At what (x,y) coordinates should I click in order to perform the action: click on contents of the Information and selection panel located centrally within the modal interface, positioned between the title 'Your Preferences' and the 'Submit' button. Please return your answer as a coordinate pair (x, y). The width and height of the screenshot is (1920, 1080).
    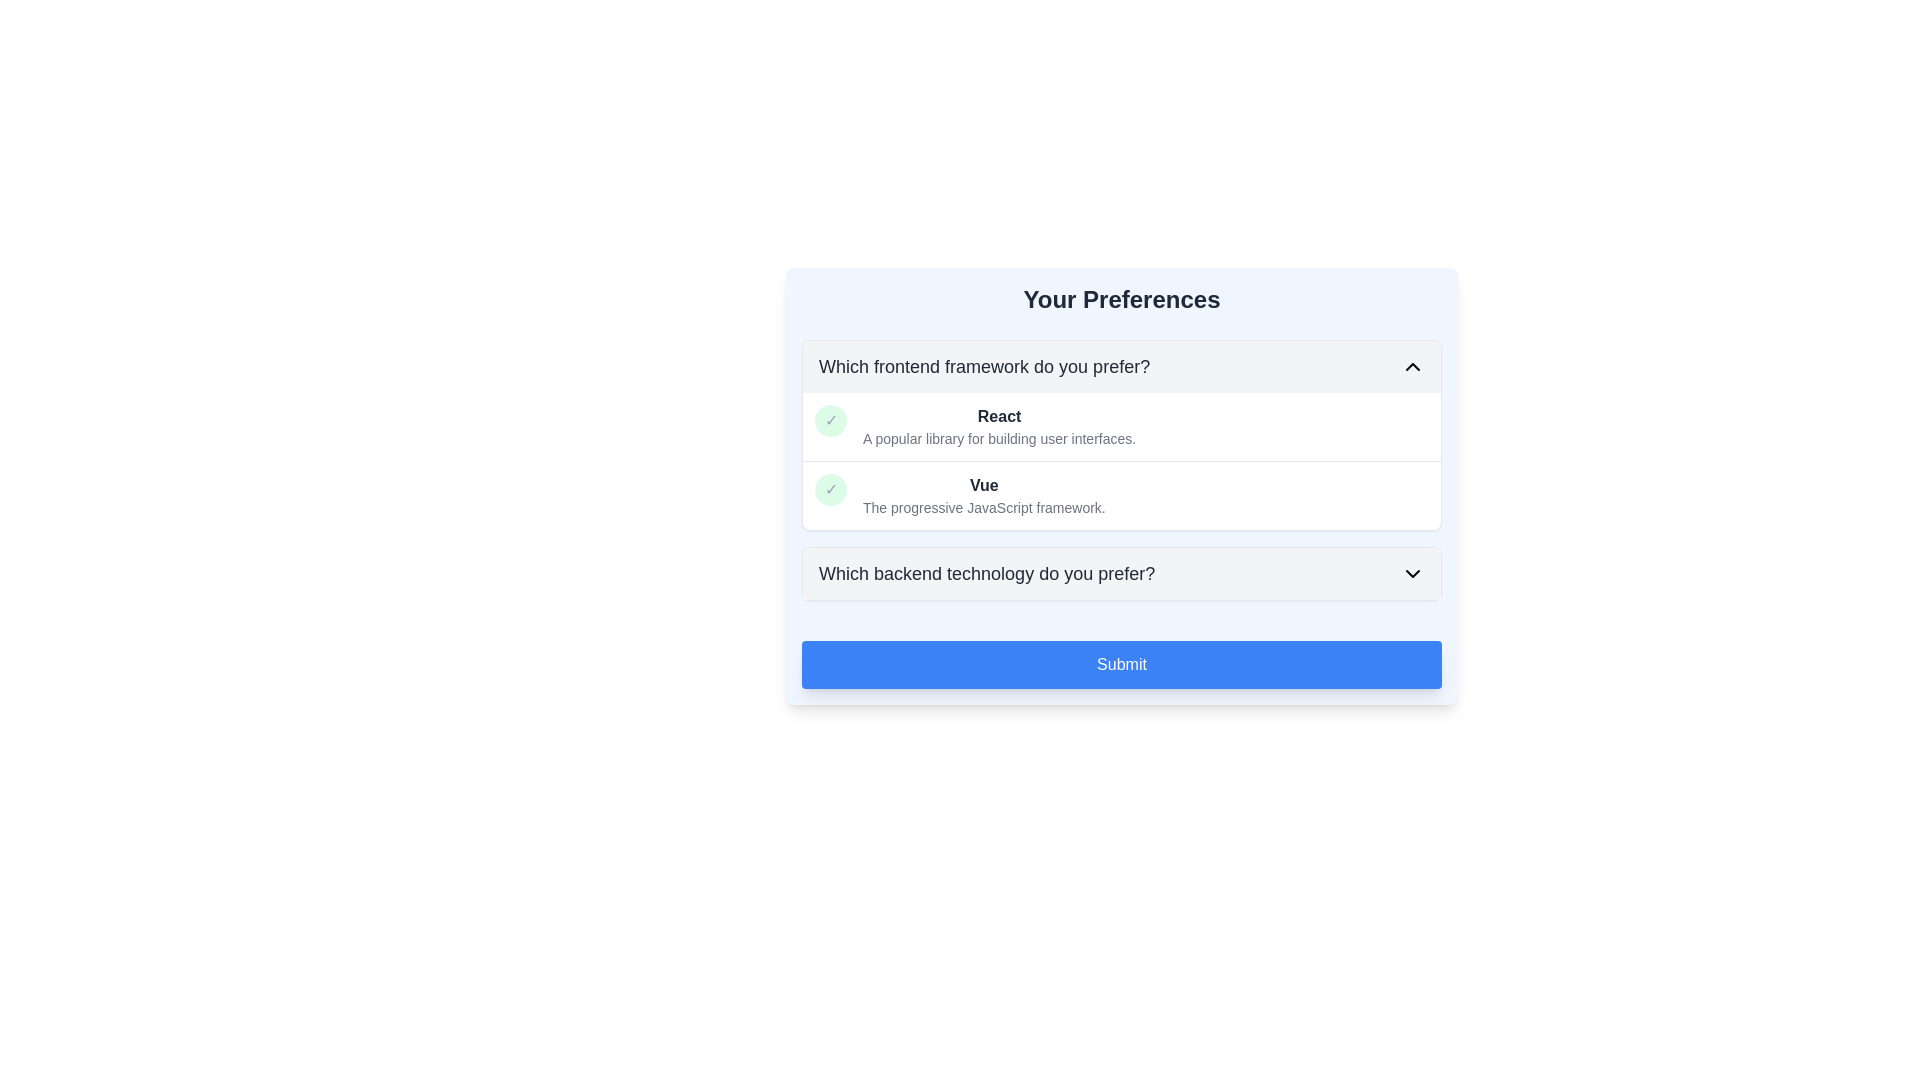
    Looking at the image, I should click on (1122, 486).